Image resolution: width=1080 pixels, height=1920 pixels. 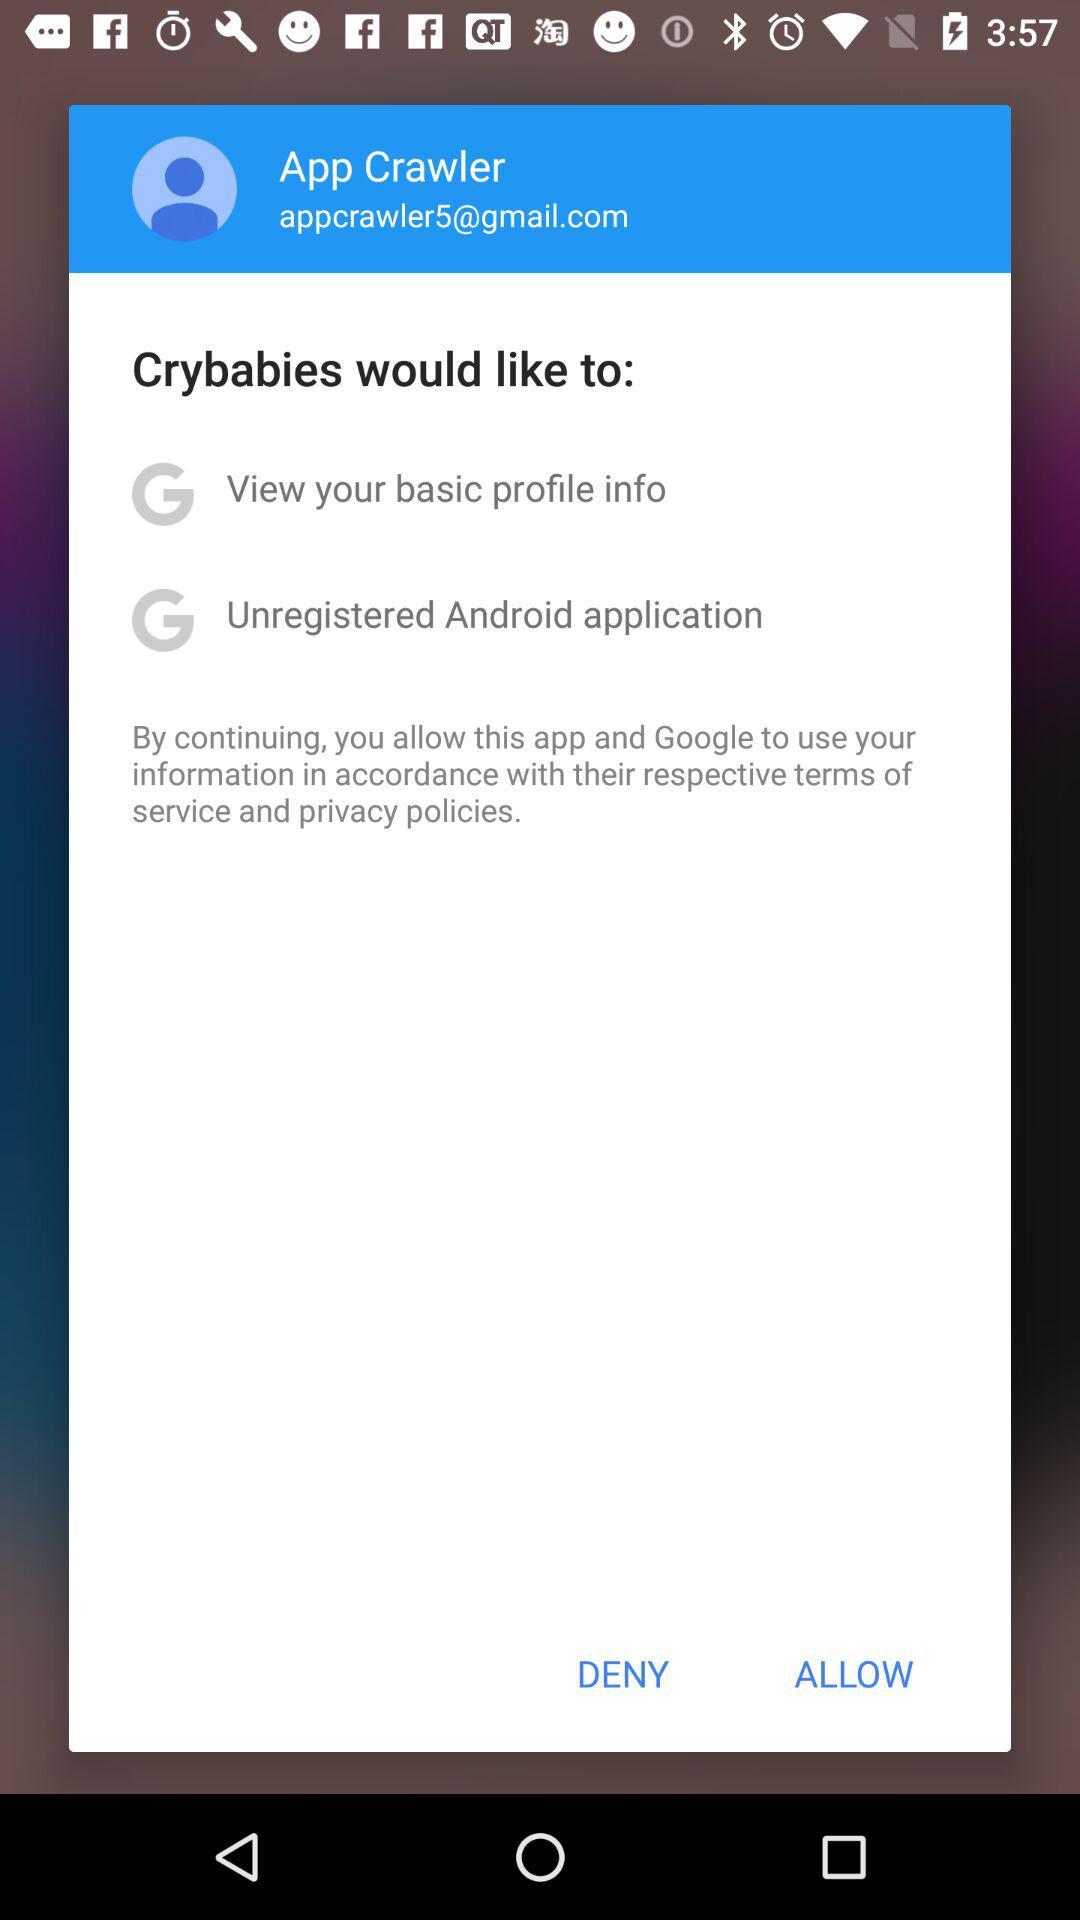 I want to click on the deny, so click(x=621, y=1673).